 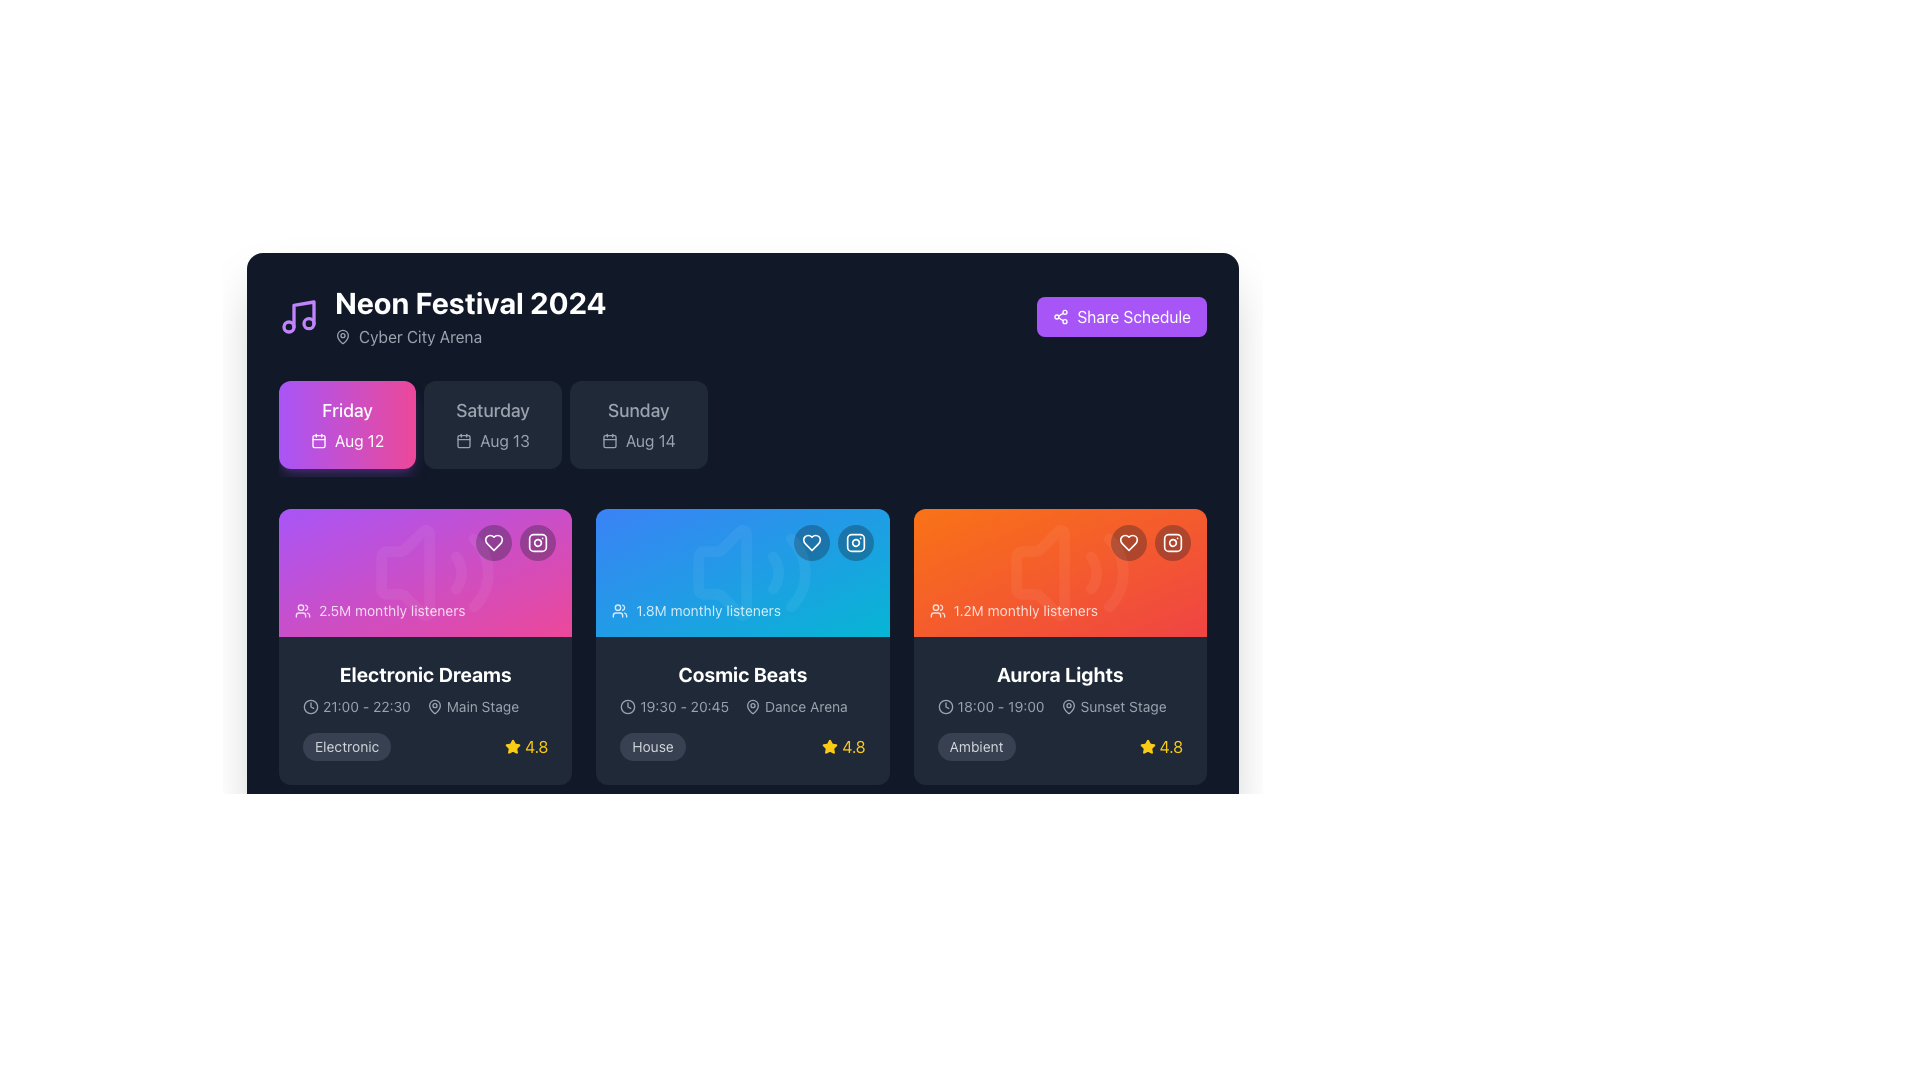 What do you see at coordinates (504, 439) in the screenshot?
I see `the text label displaying 'Aug 13' in medium-light gray color on a dark background, which is the middle date card labeled 'Saturday' among three date cards` at bounding box center [504, 439].